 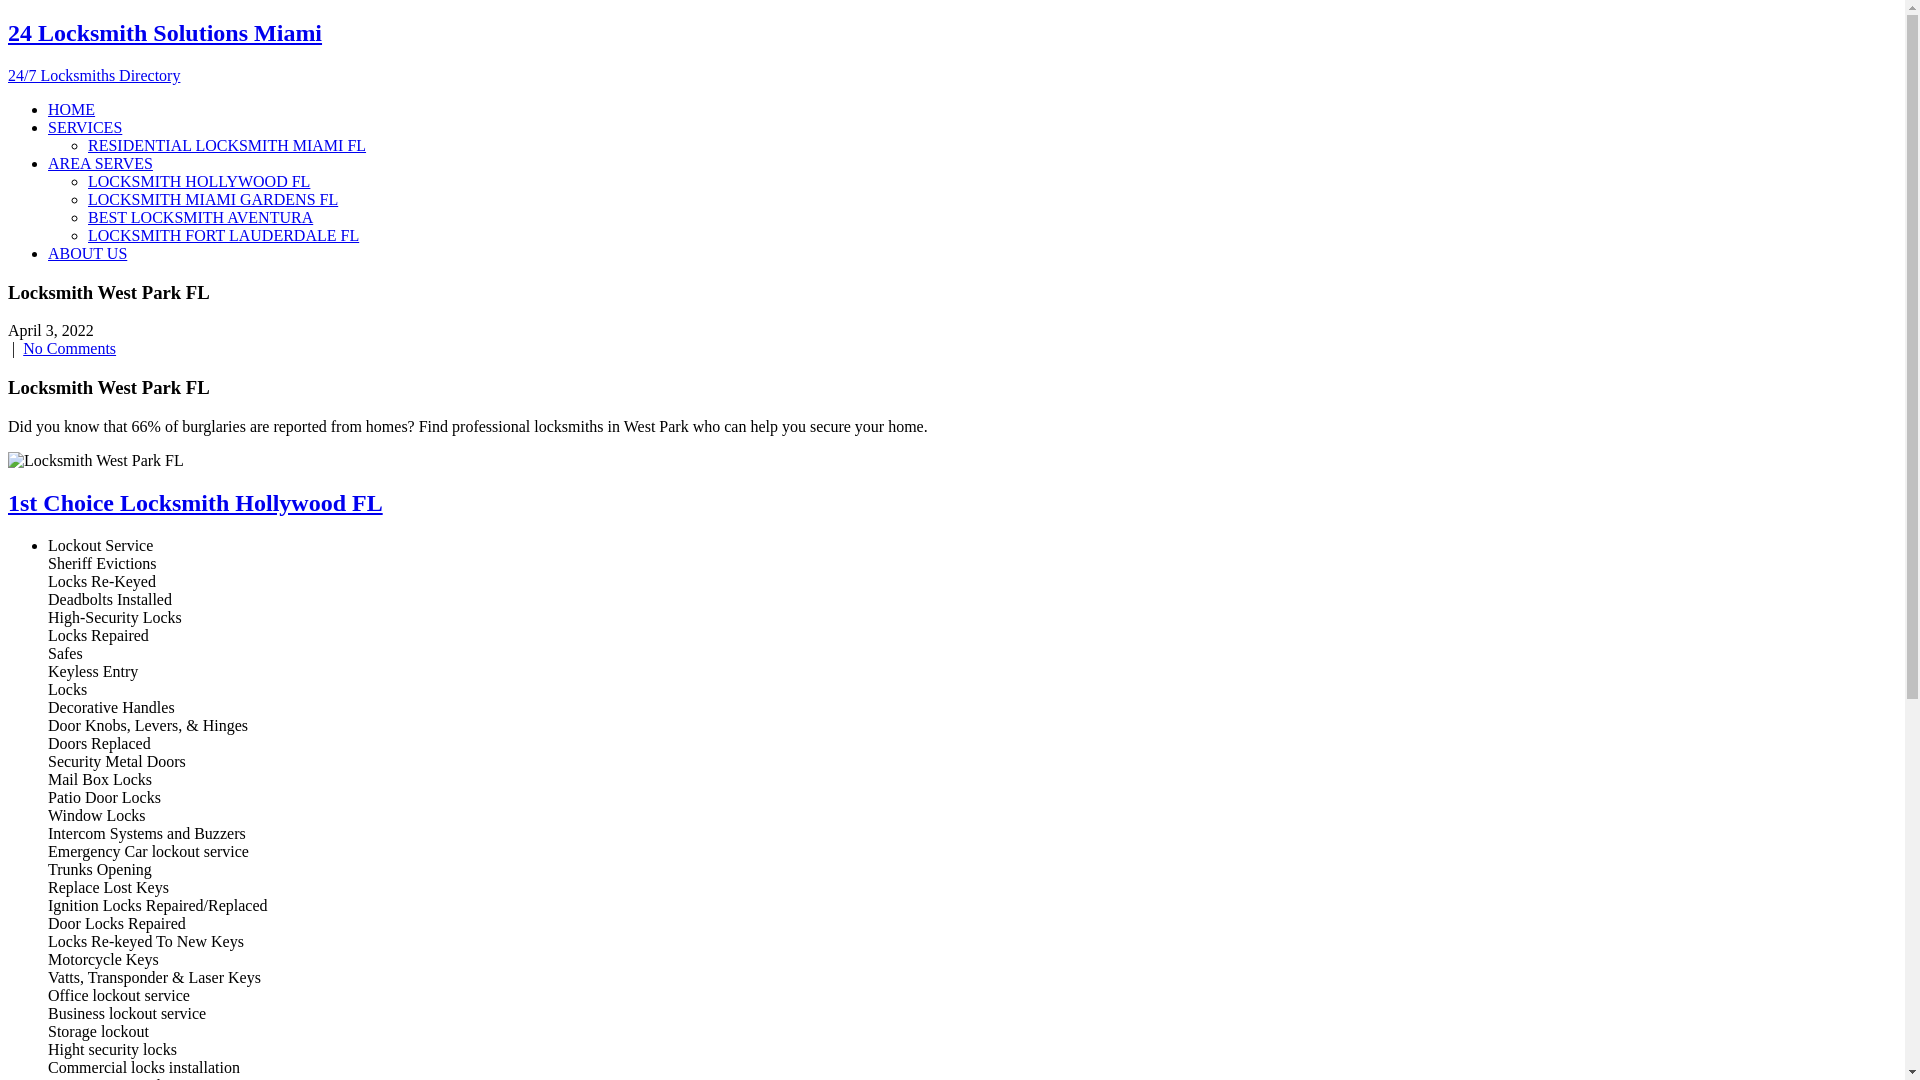 I want to click on 'SERVICES', so click(x=48, y=127).